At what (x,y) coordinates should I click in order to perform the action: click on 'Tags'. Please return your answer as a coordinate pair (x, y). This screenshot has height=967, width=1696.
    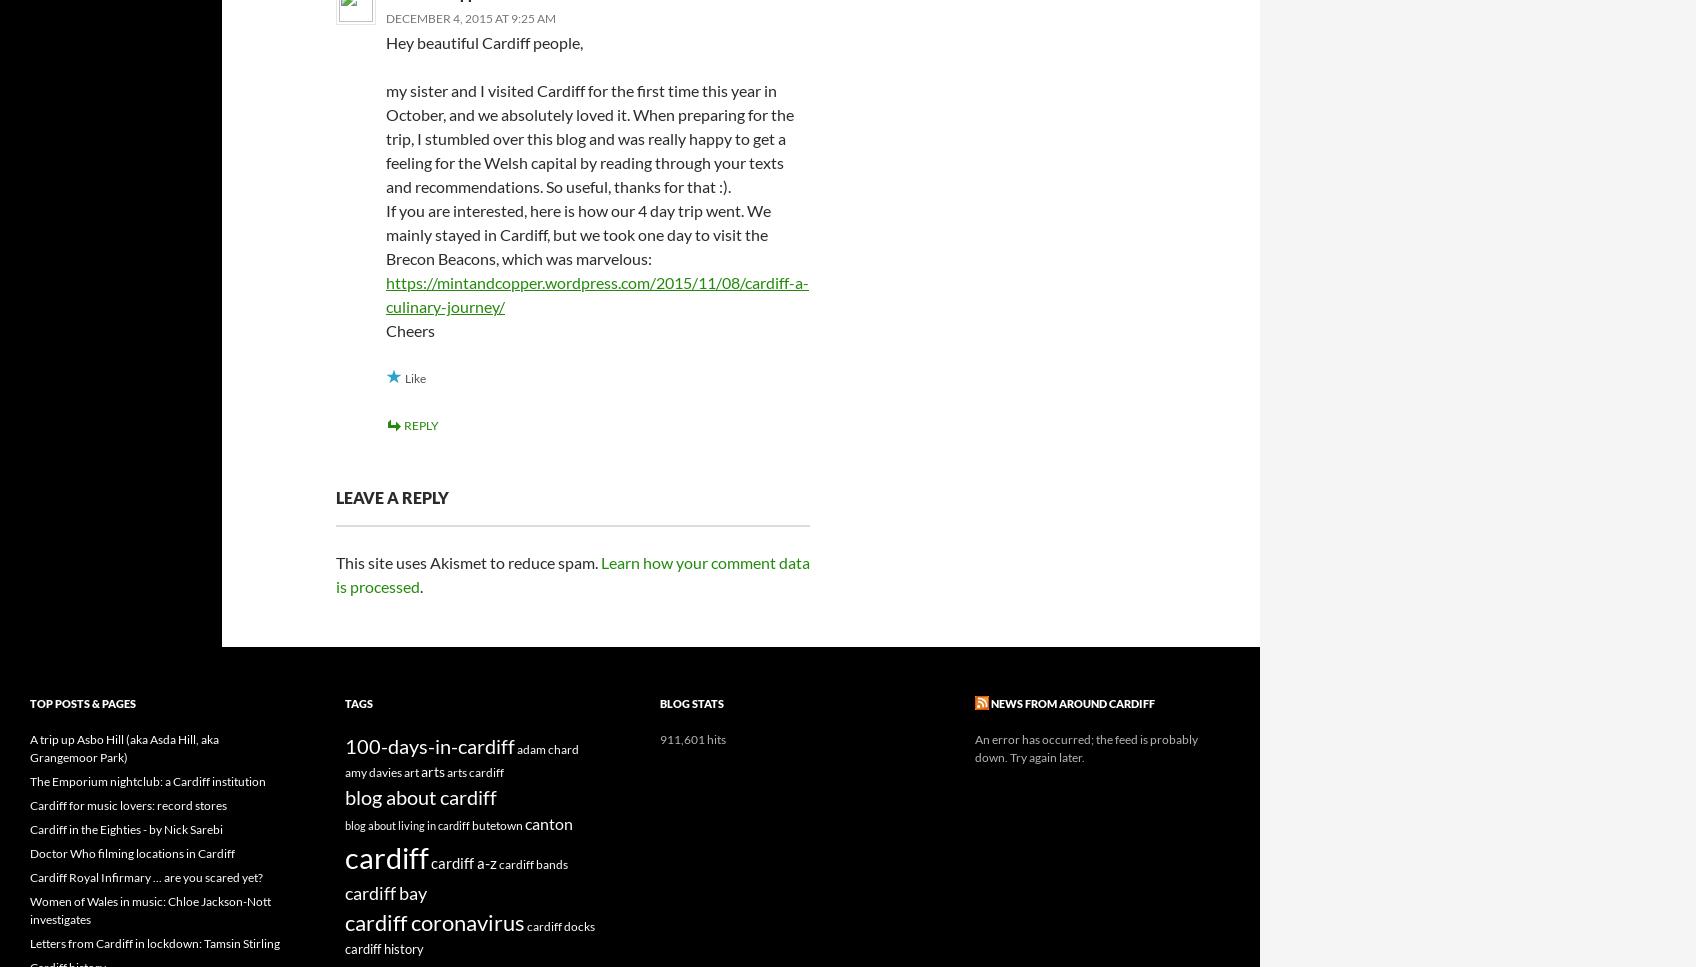
    Looking at the image, I should click on (358, 702).